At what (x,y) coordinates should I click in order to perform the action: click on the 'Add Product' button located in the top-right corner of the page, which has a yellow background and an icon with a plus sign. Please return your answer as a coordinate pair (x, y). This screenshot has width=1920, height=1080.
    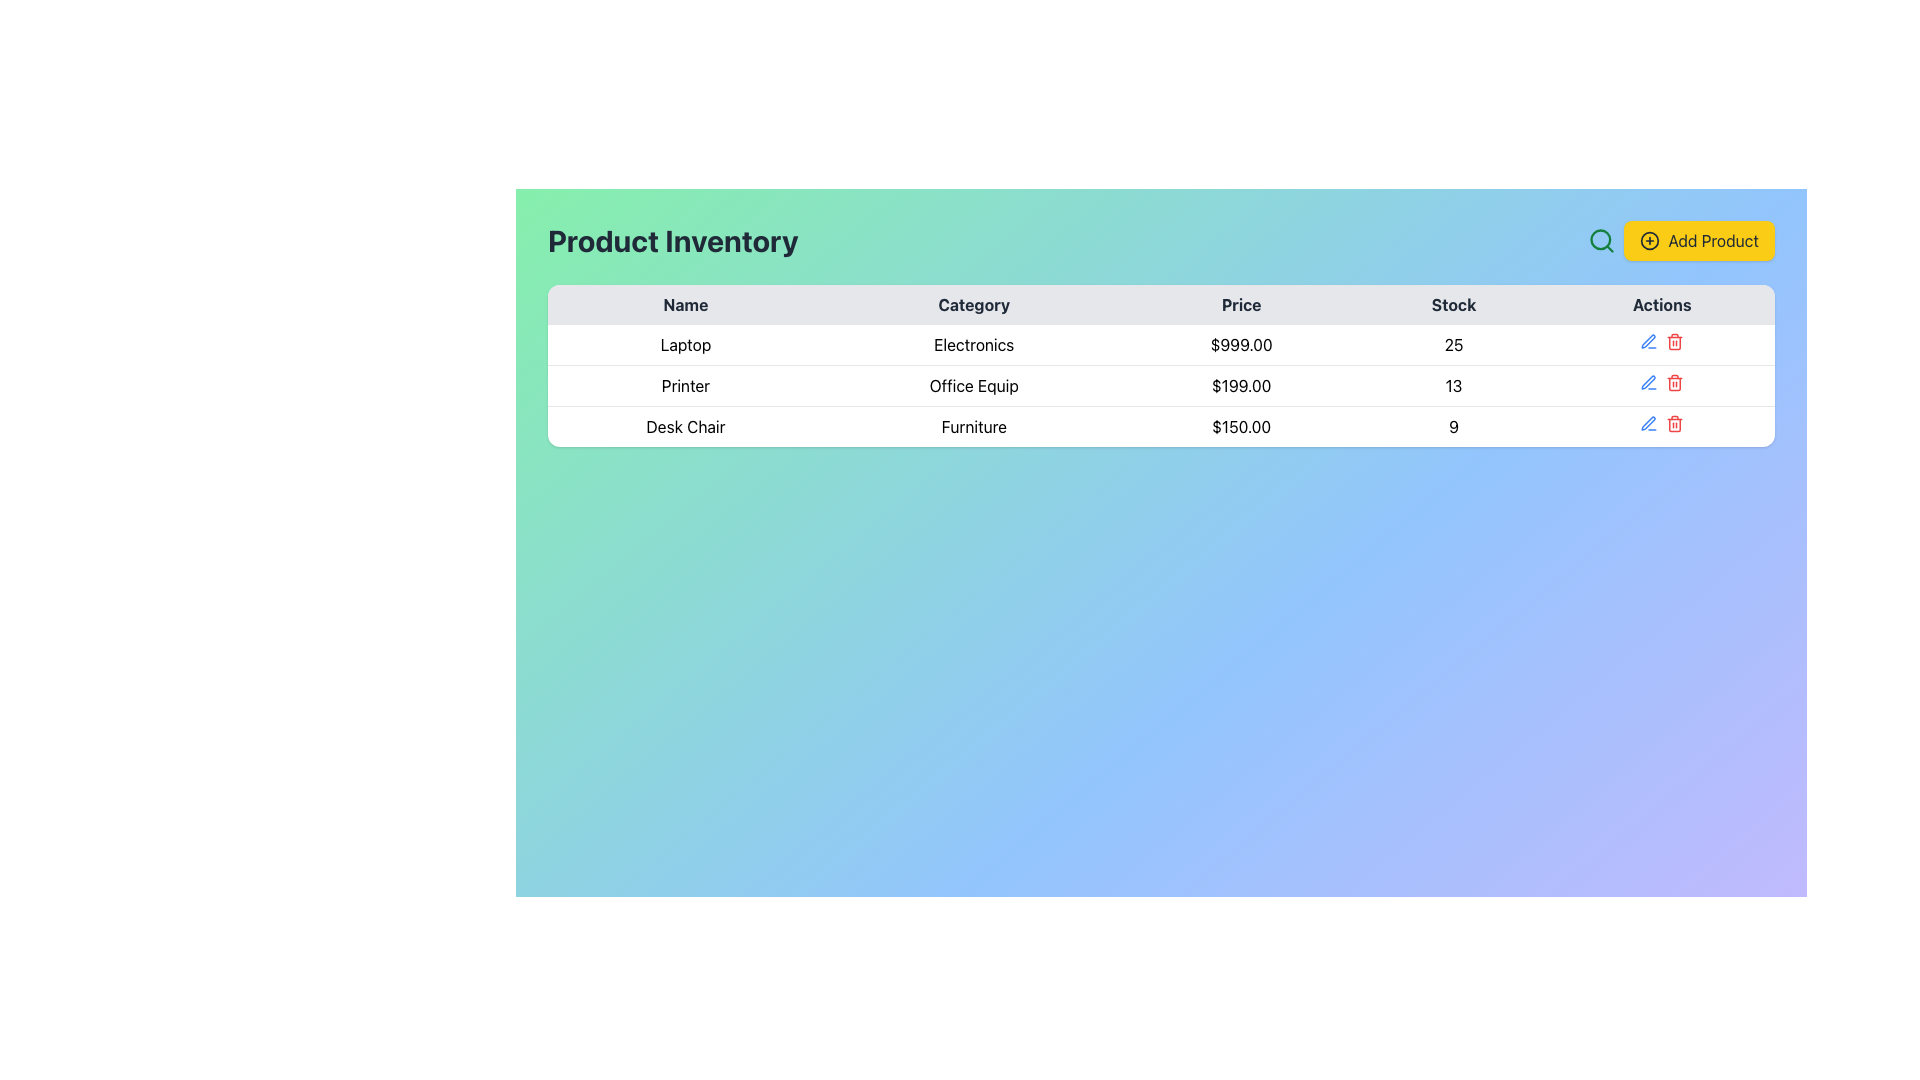
    Looking at the image, I should click on (1680, 239).